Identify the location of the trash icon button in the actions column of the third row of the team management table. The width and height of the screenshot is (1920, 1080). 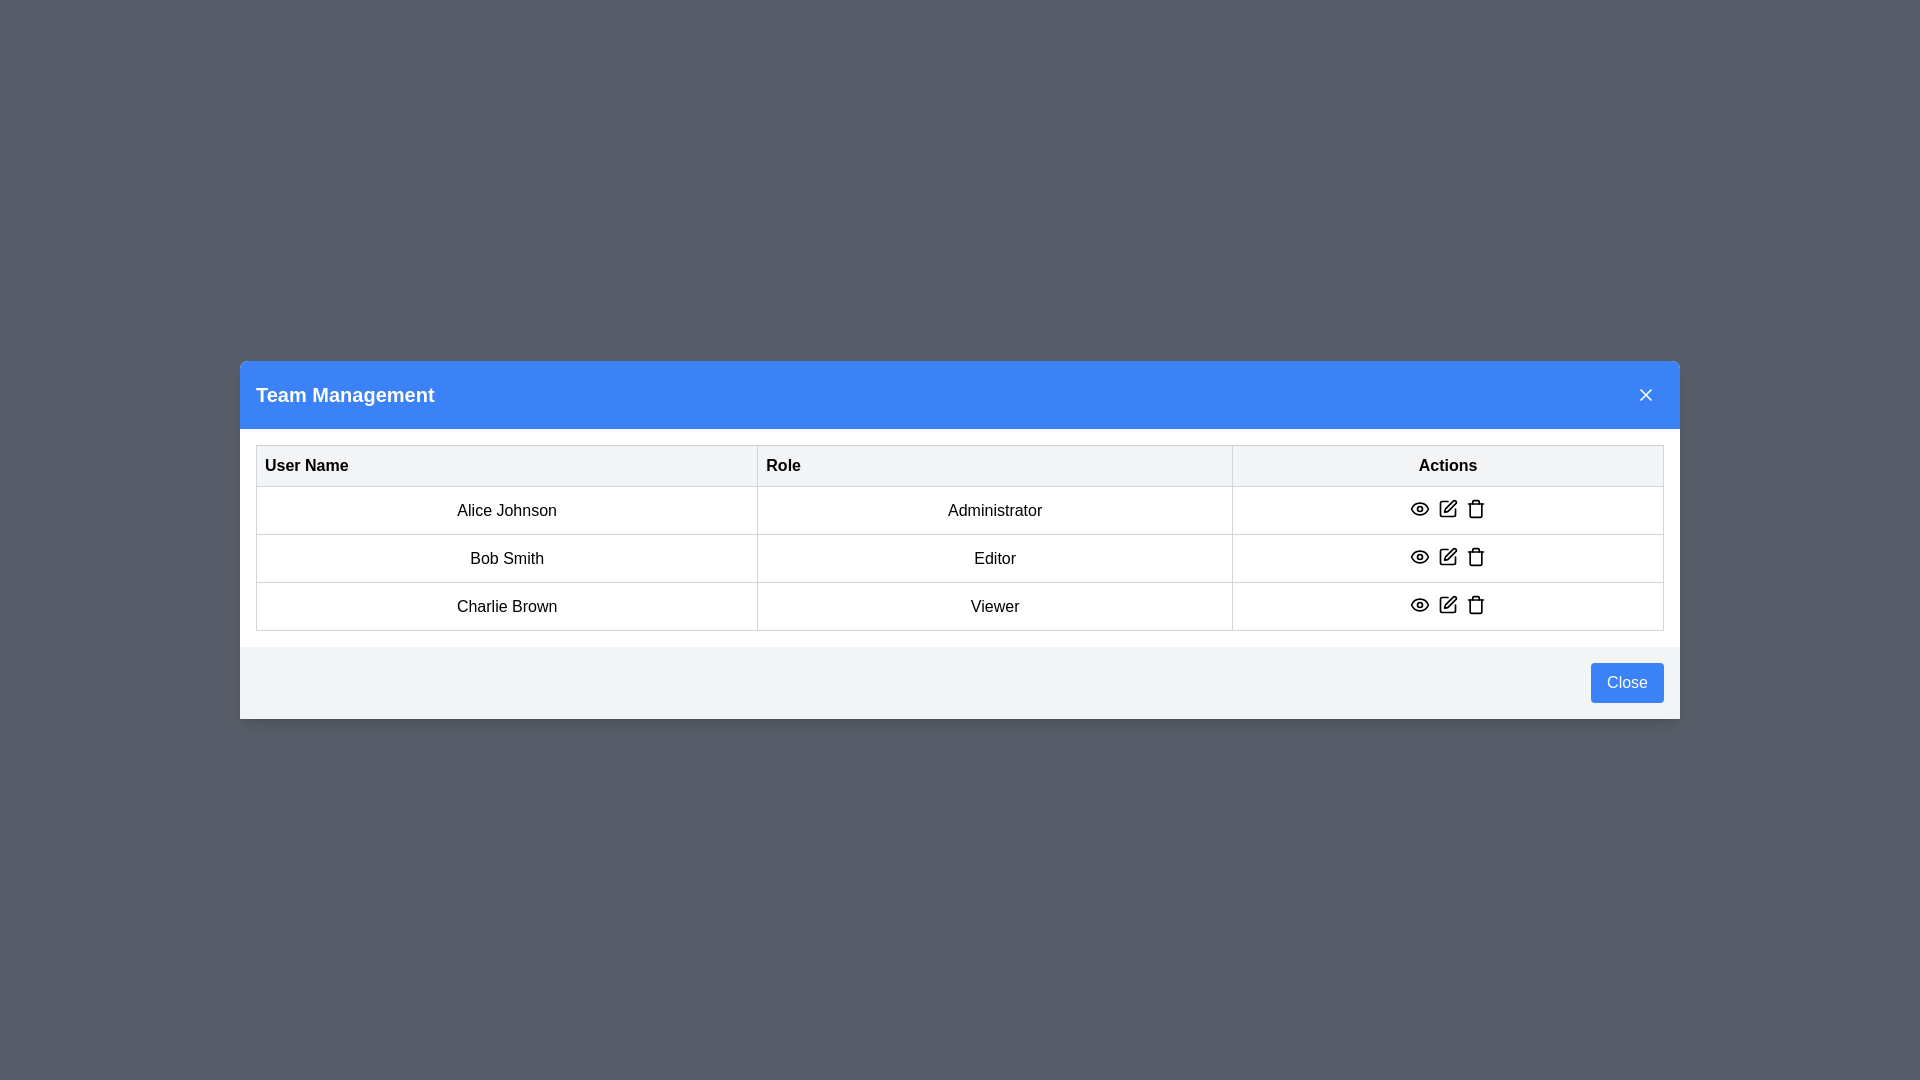
(1476, 556).